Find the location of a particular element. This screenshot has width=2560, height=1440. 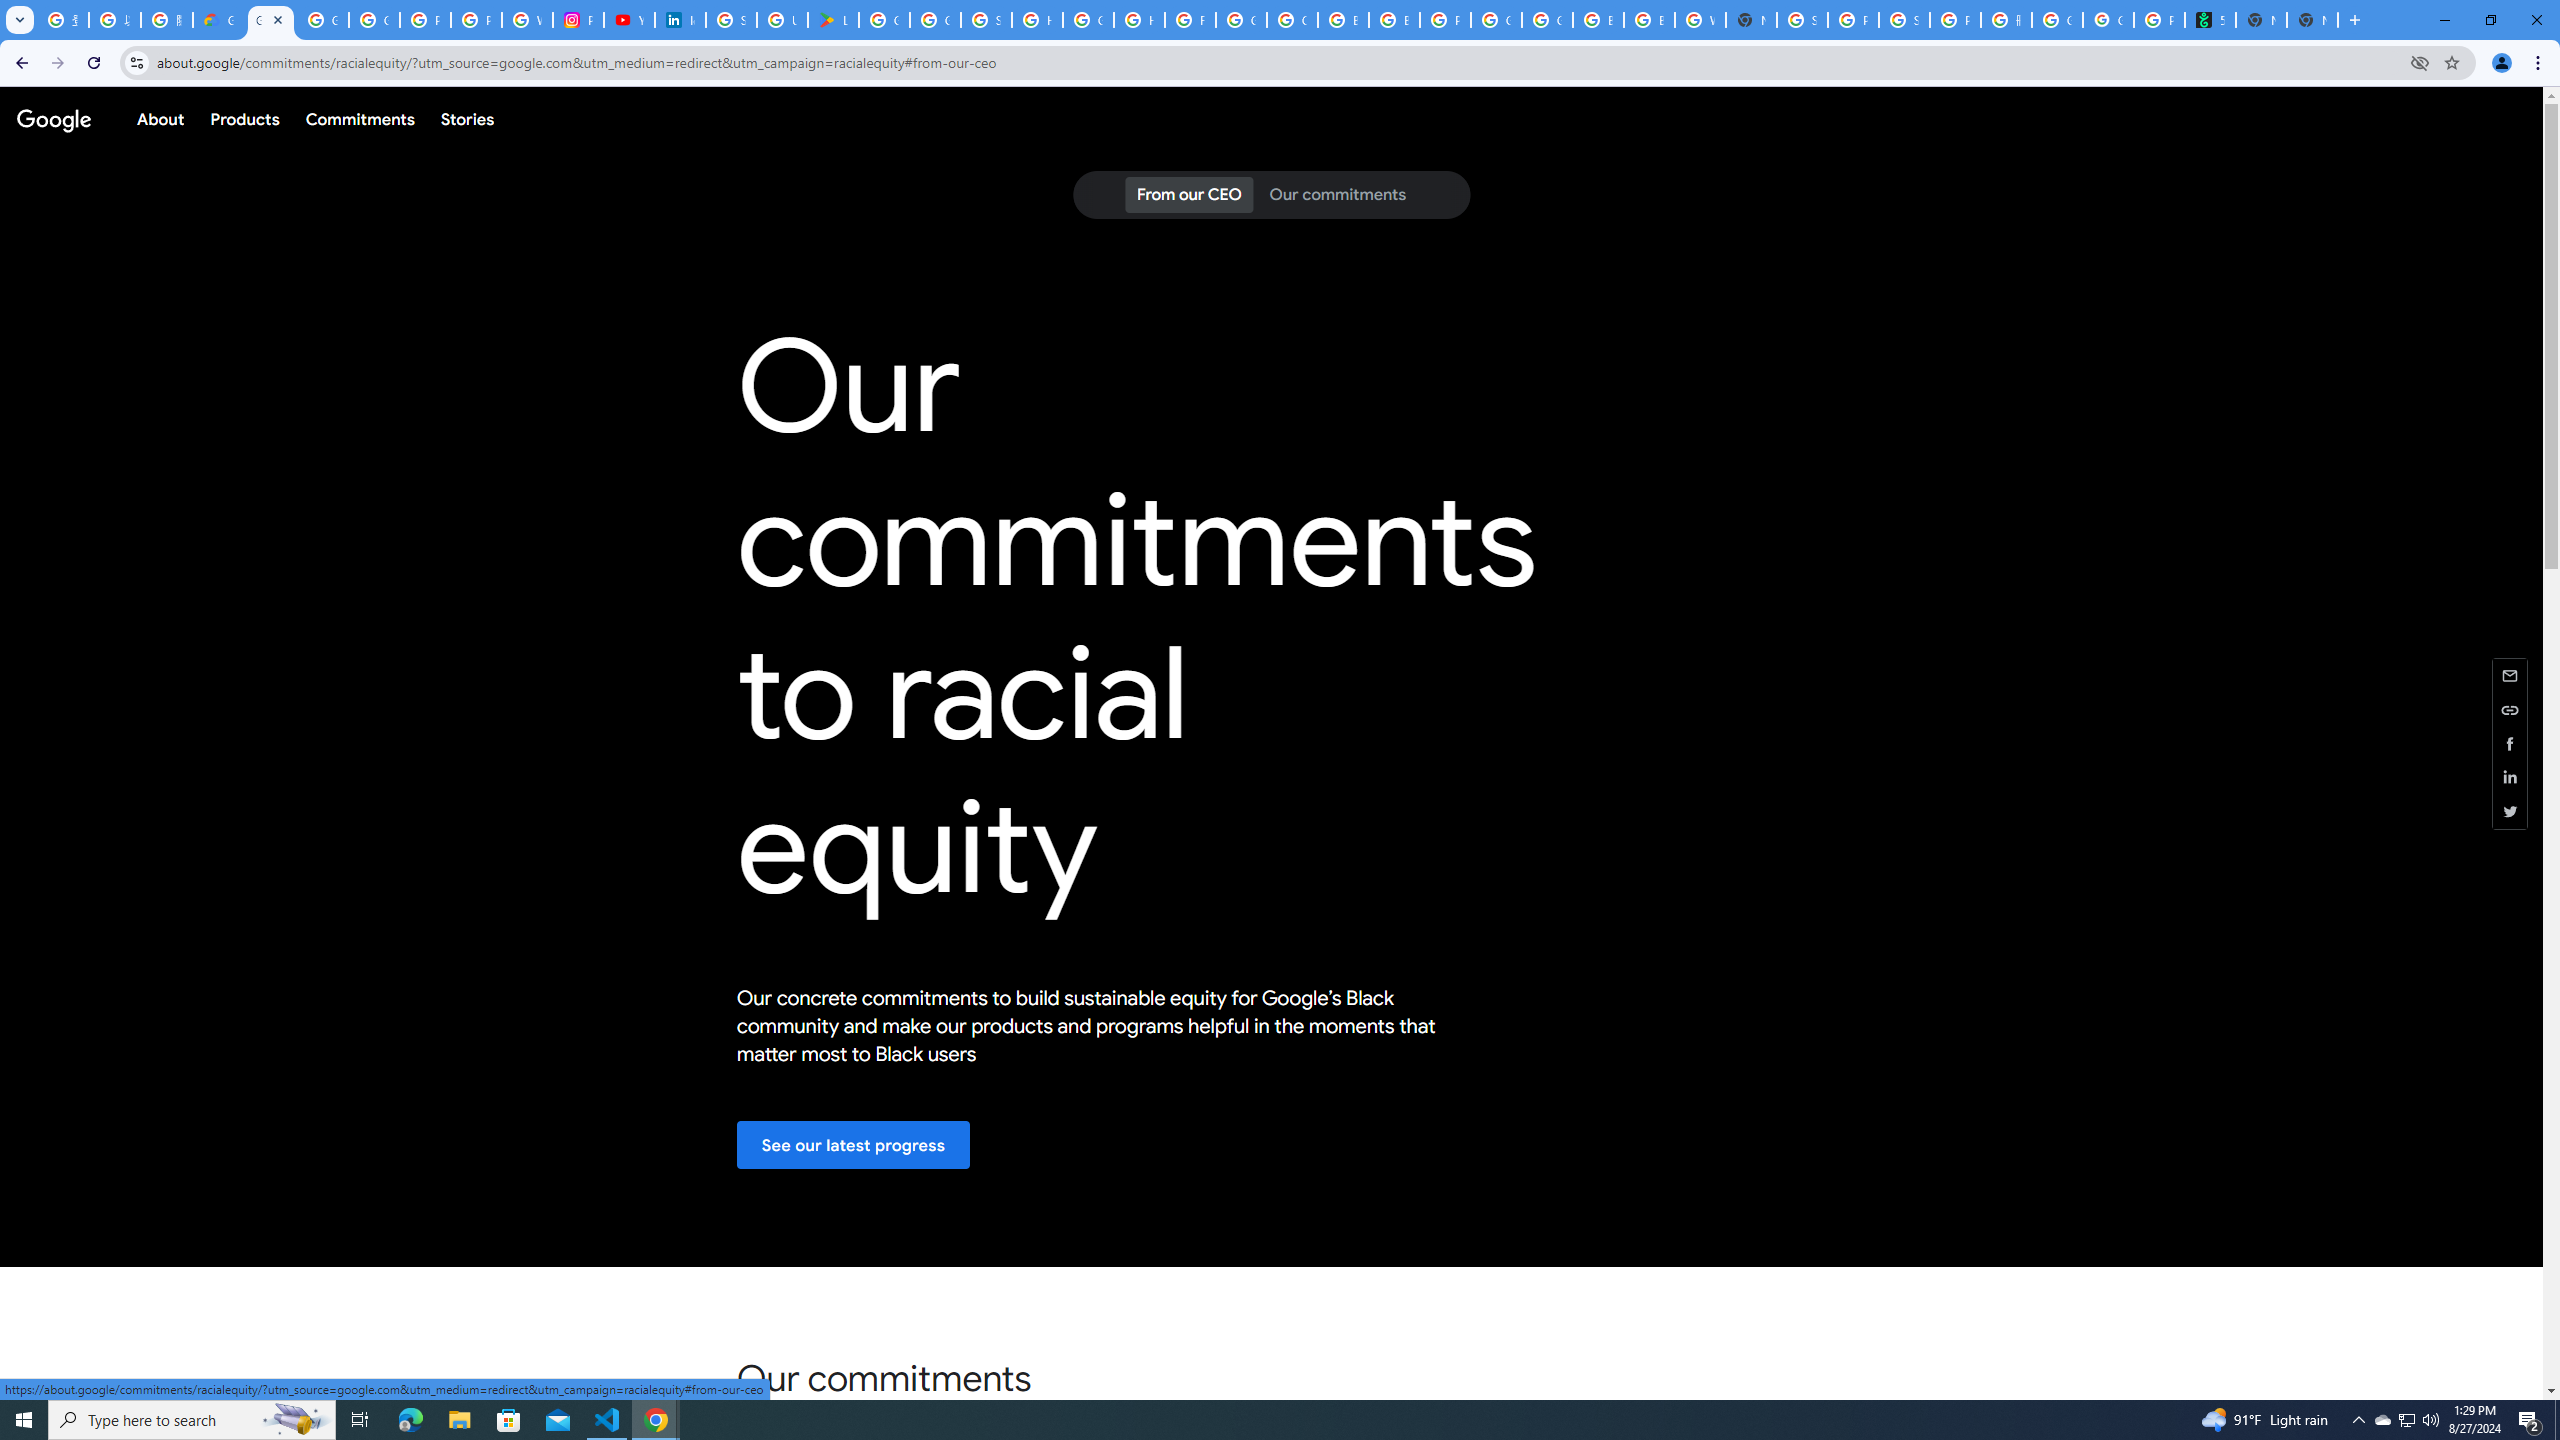

'Share this page (Facebook)' is located at coordinates (2510, 742).